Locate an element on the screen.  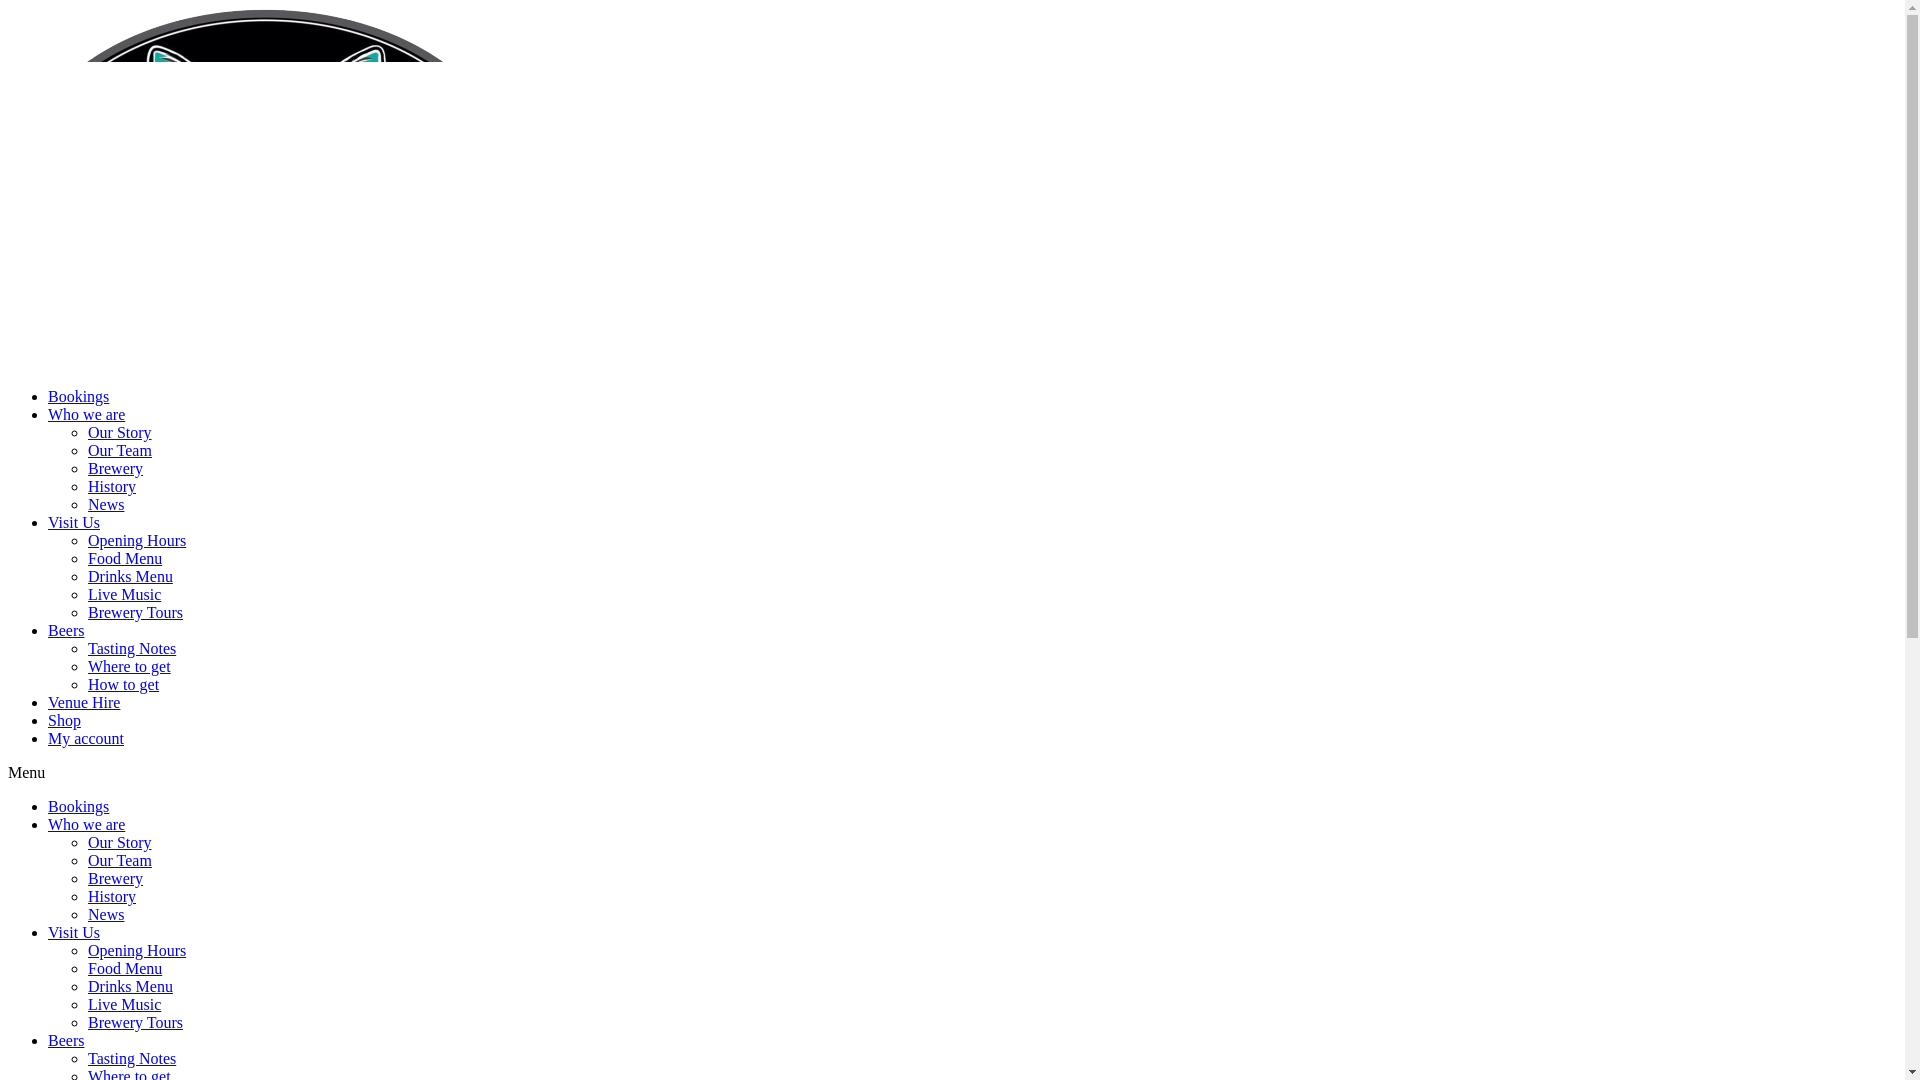
'Brewery Tours' is located at coordinates (134, 611).